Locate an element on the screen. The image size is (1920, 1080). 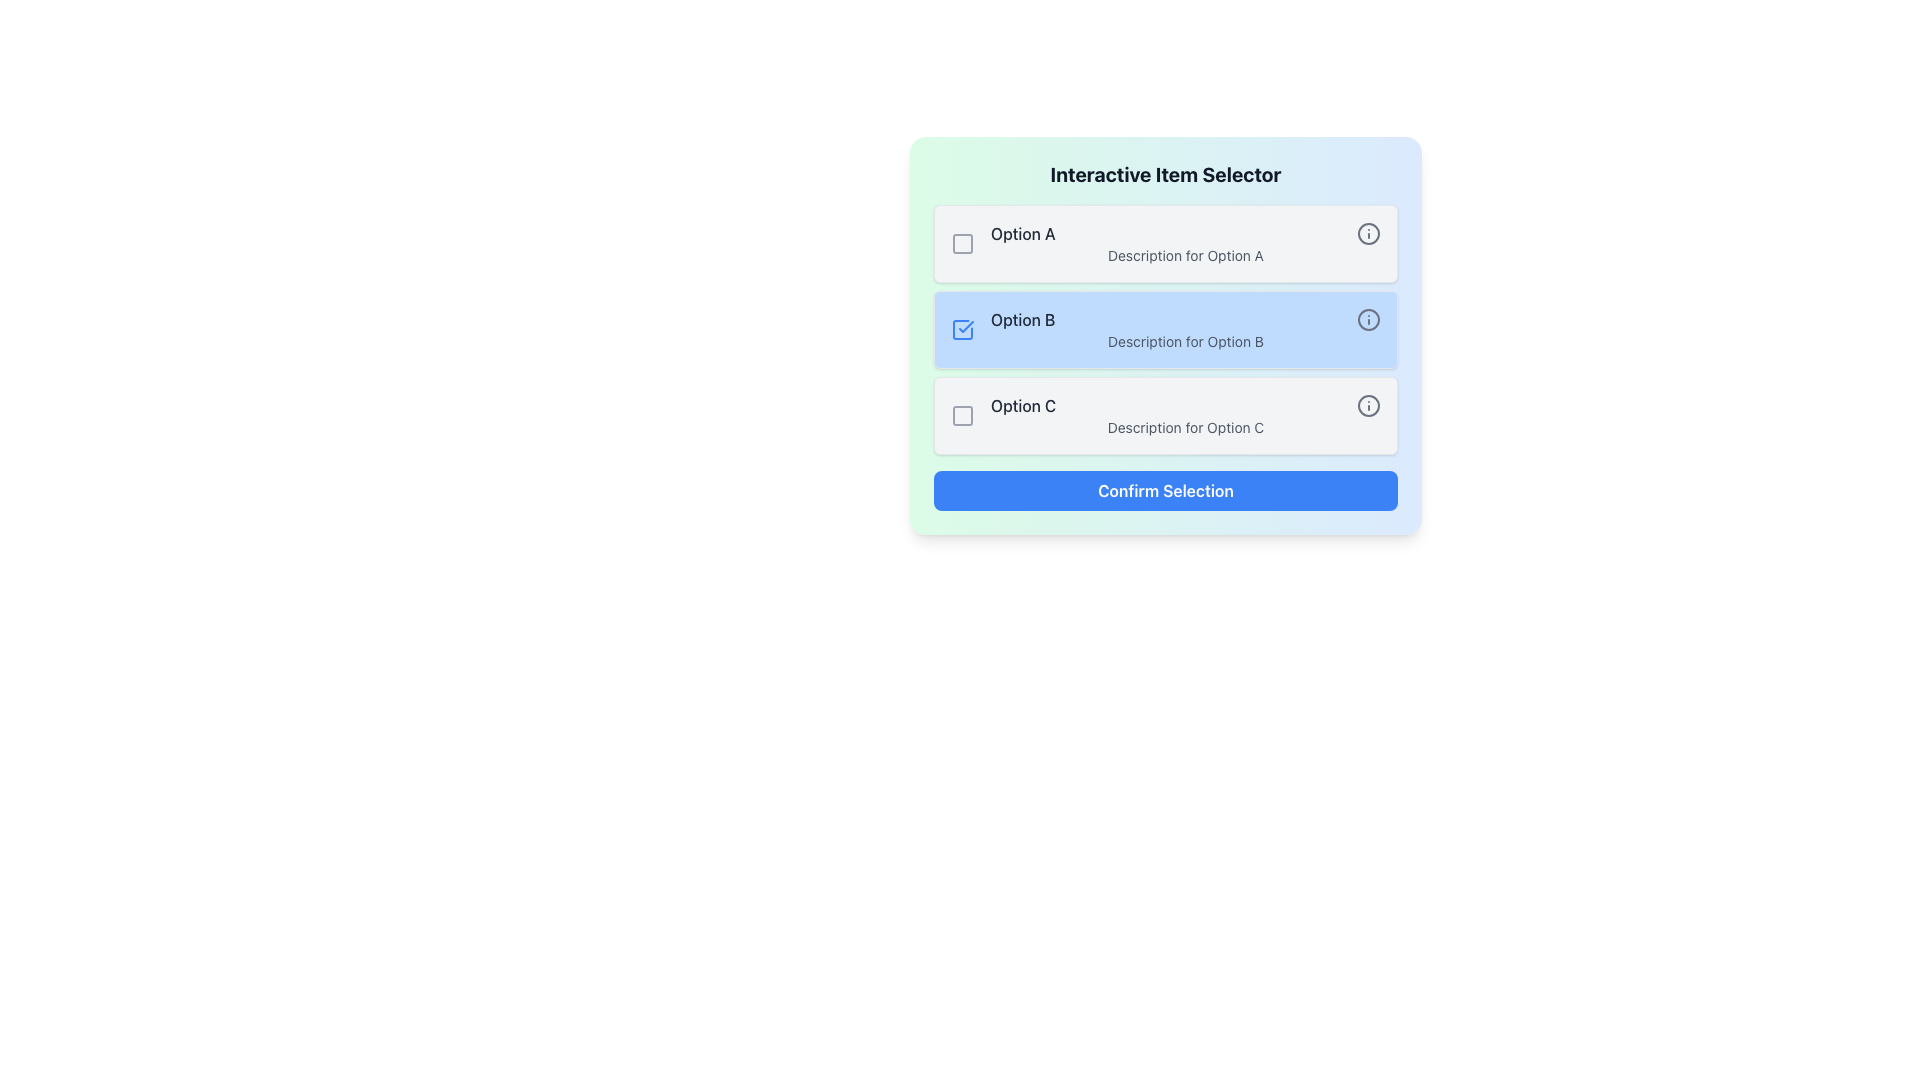
the gray-colored SVG circle icon in the far-right section of the 'Option A' row within the 'Interactive Item Selector' UI component is located at coordinates (1367, 233).